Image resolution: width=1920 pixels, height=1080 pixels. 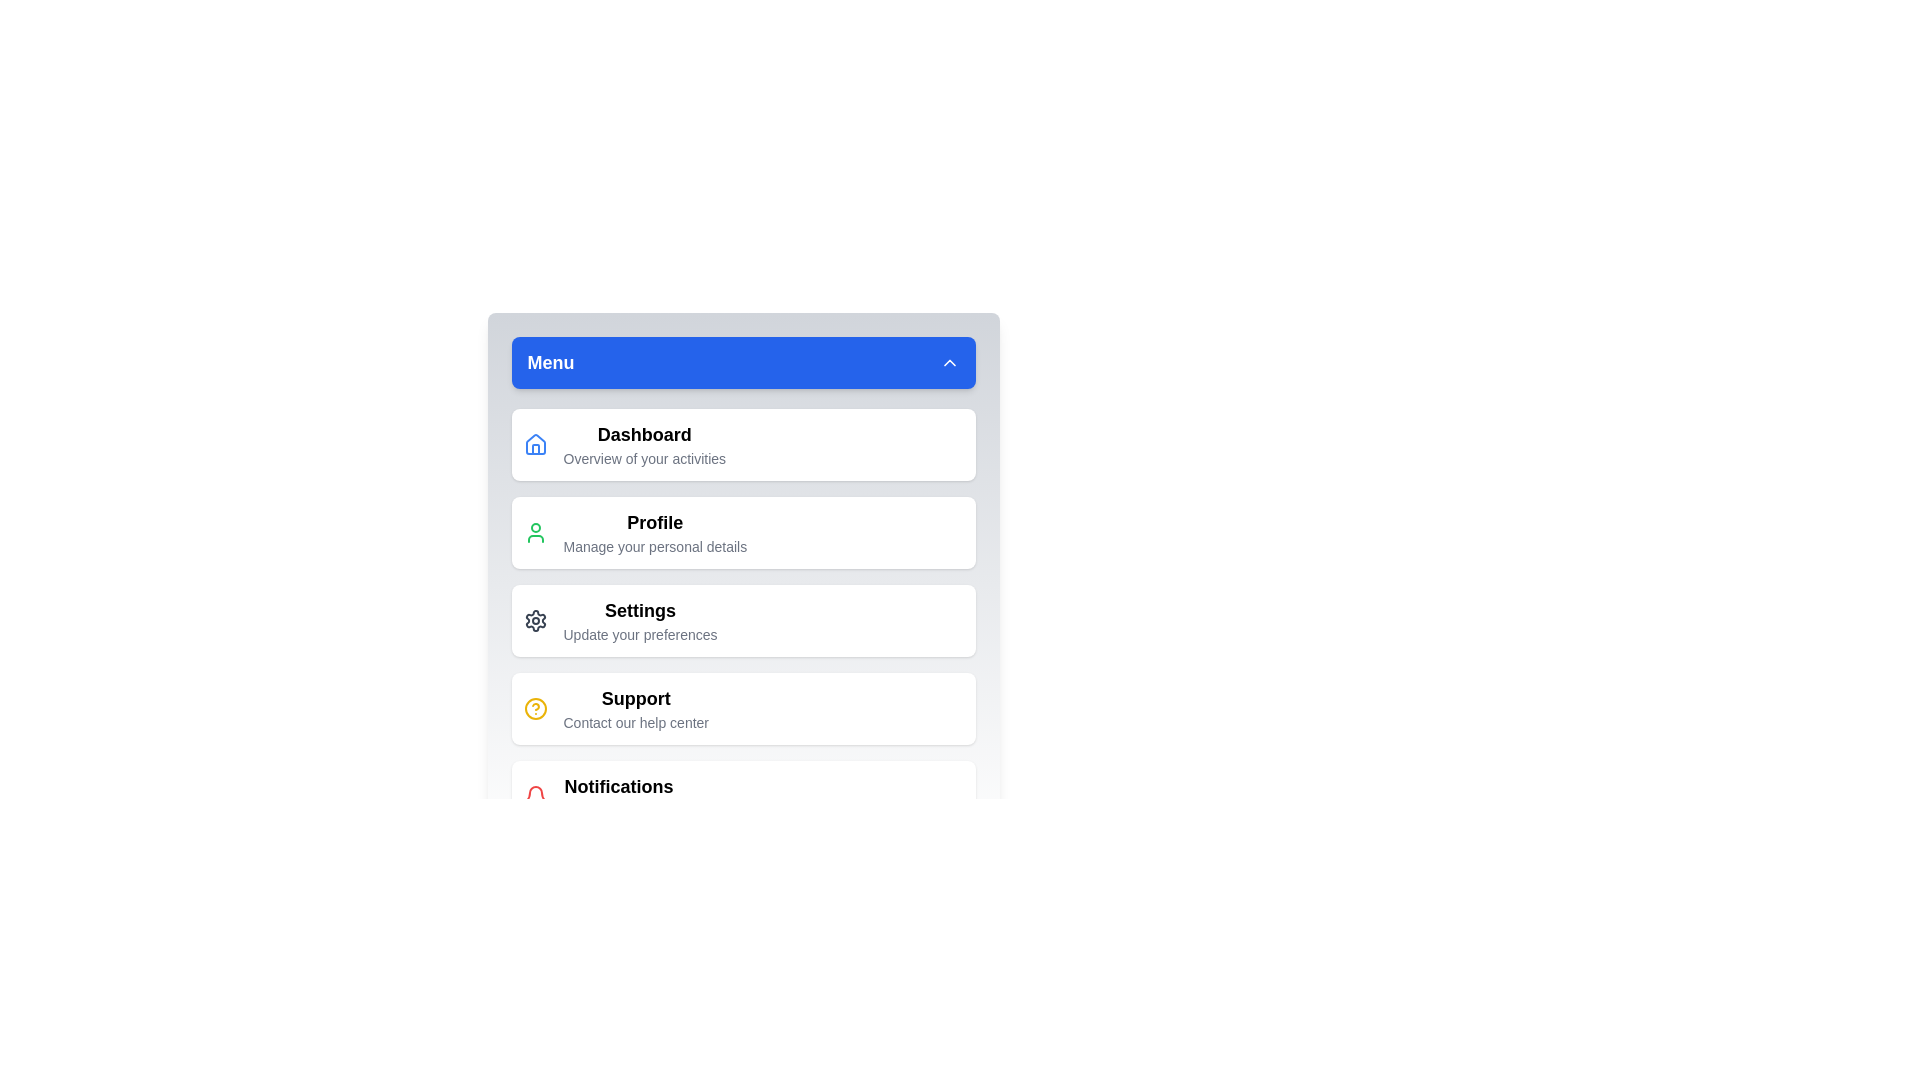 What do you see at coordinates (640, 635) in the screenshot?
I see `the text label 'Update your preferences', which is styled in small gray text and located under the 'Settings' headline in the settings menu interface` at bounding box center [640, 635].